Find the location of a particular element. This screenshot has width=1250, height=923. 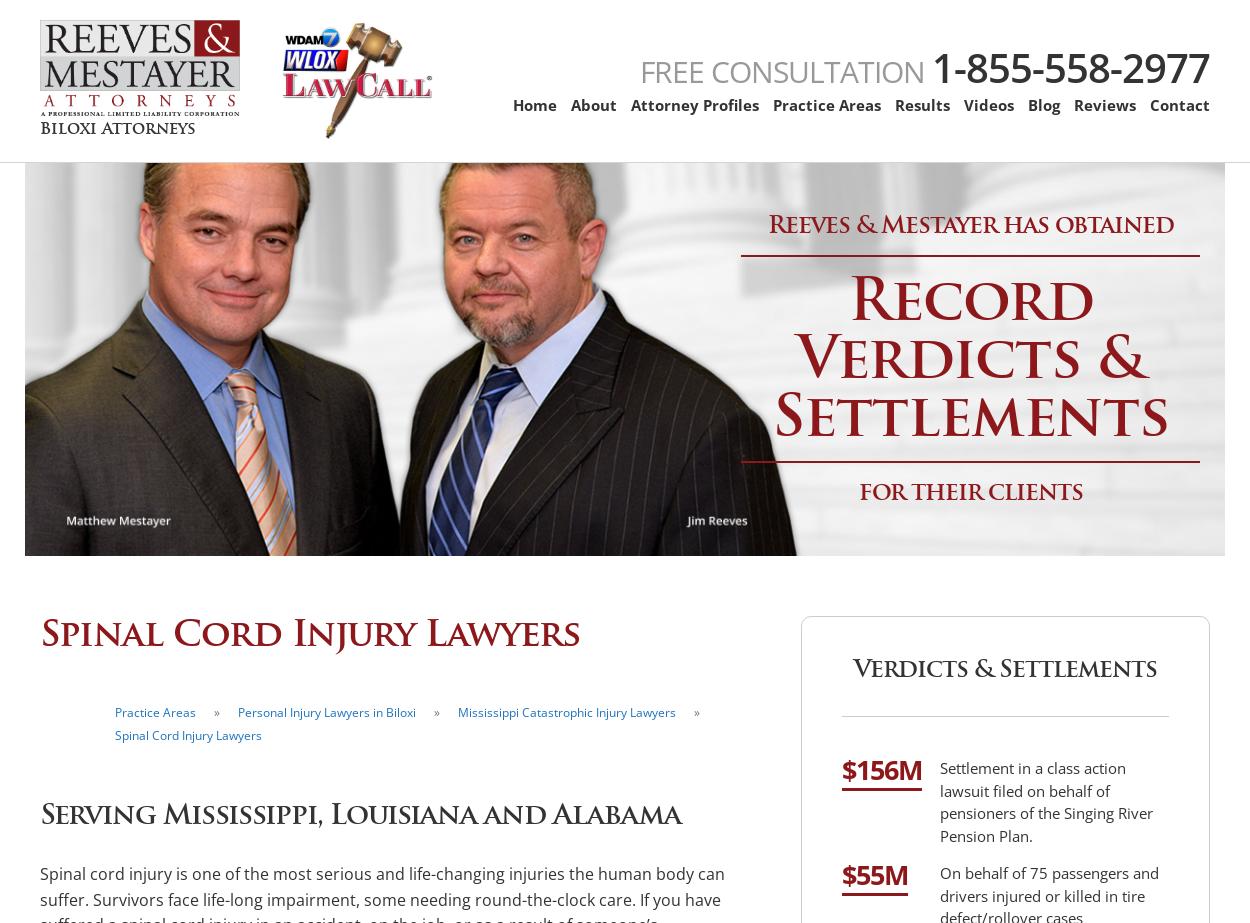

'Practice Areas' is located at coordinates (826, 105).